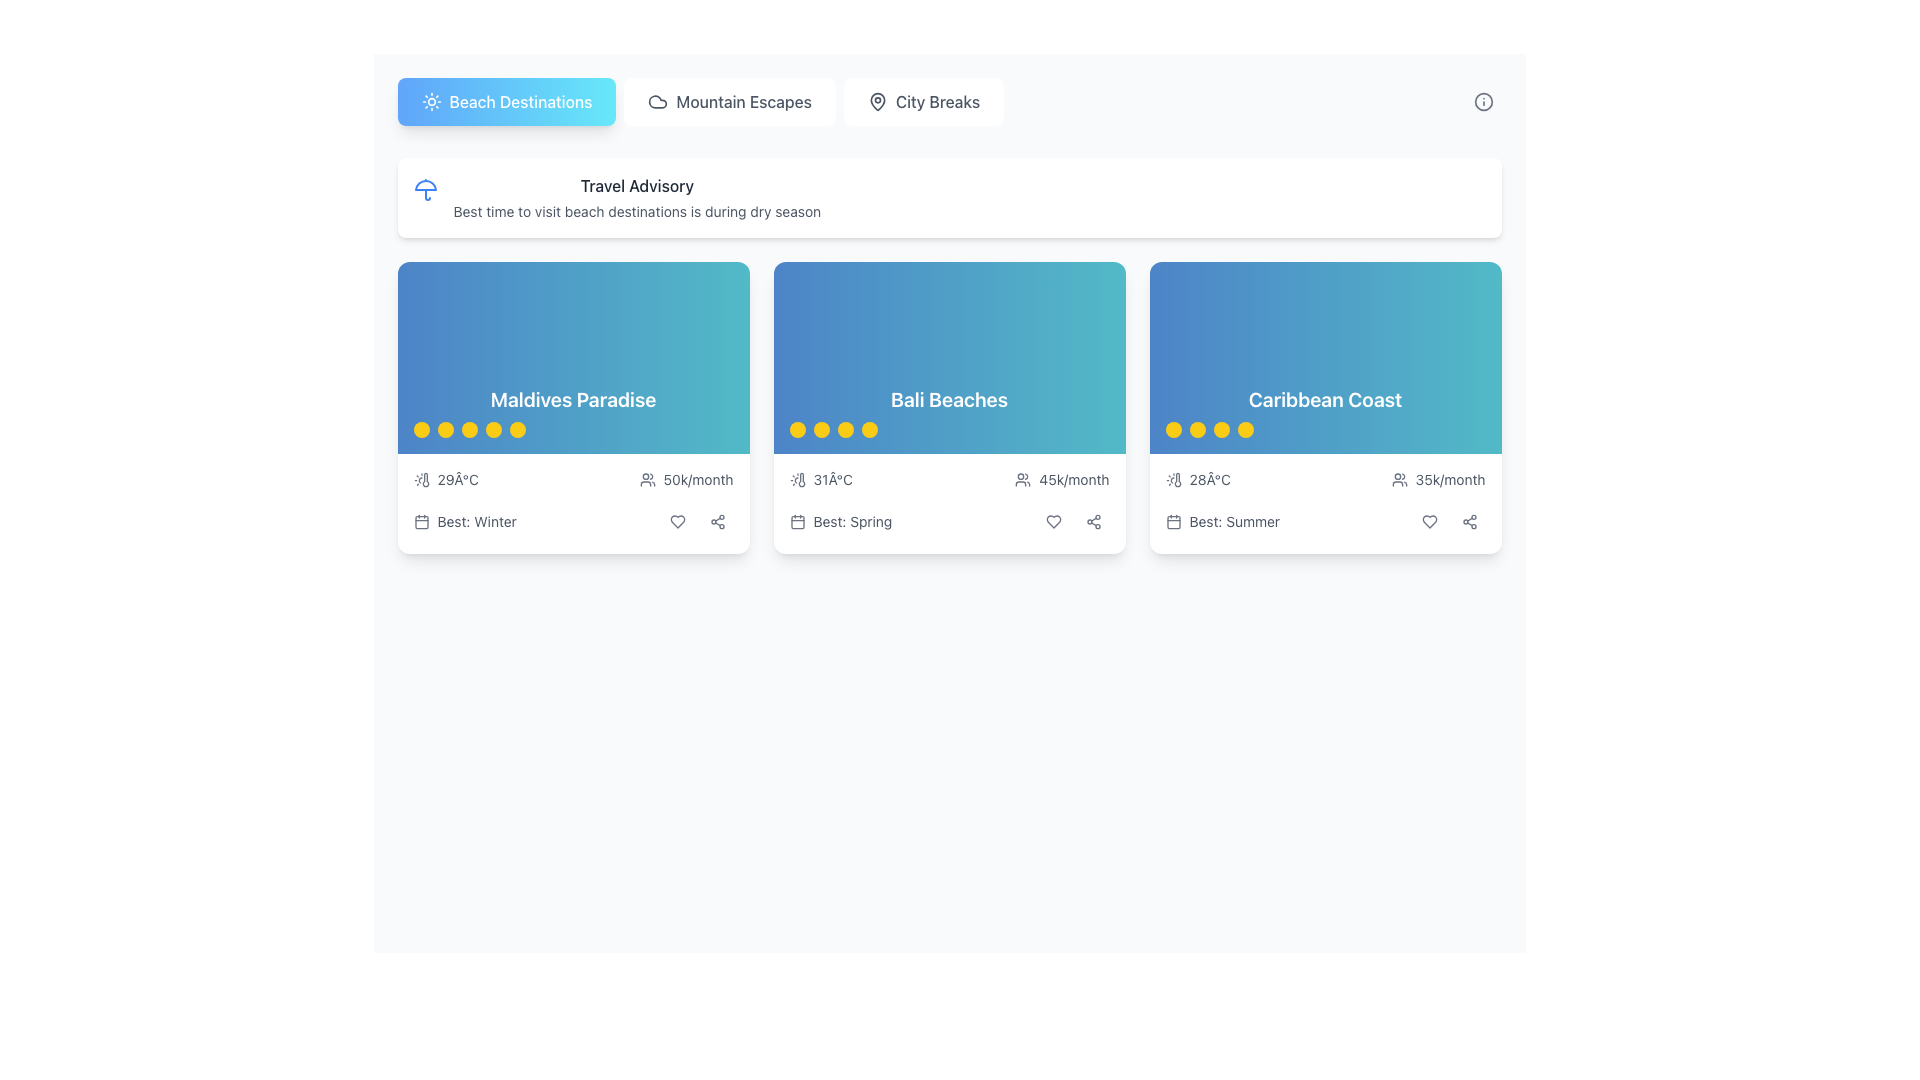 The height and width of the screenshot is (1080, 1920). Describe the element at coordinates (801, 479) in the screenshot. I see `the thermometer icon located in the second card, which visually represents temperature information and is adjacent to the numeric temperature display` at that location.